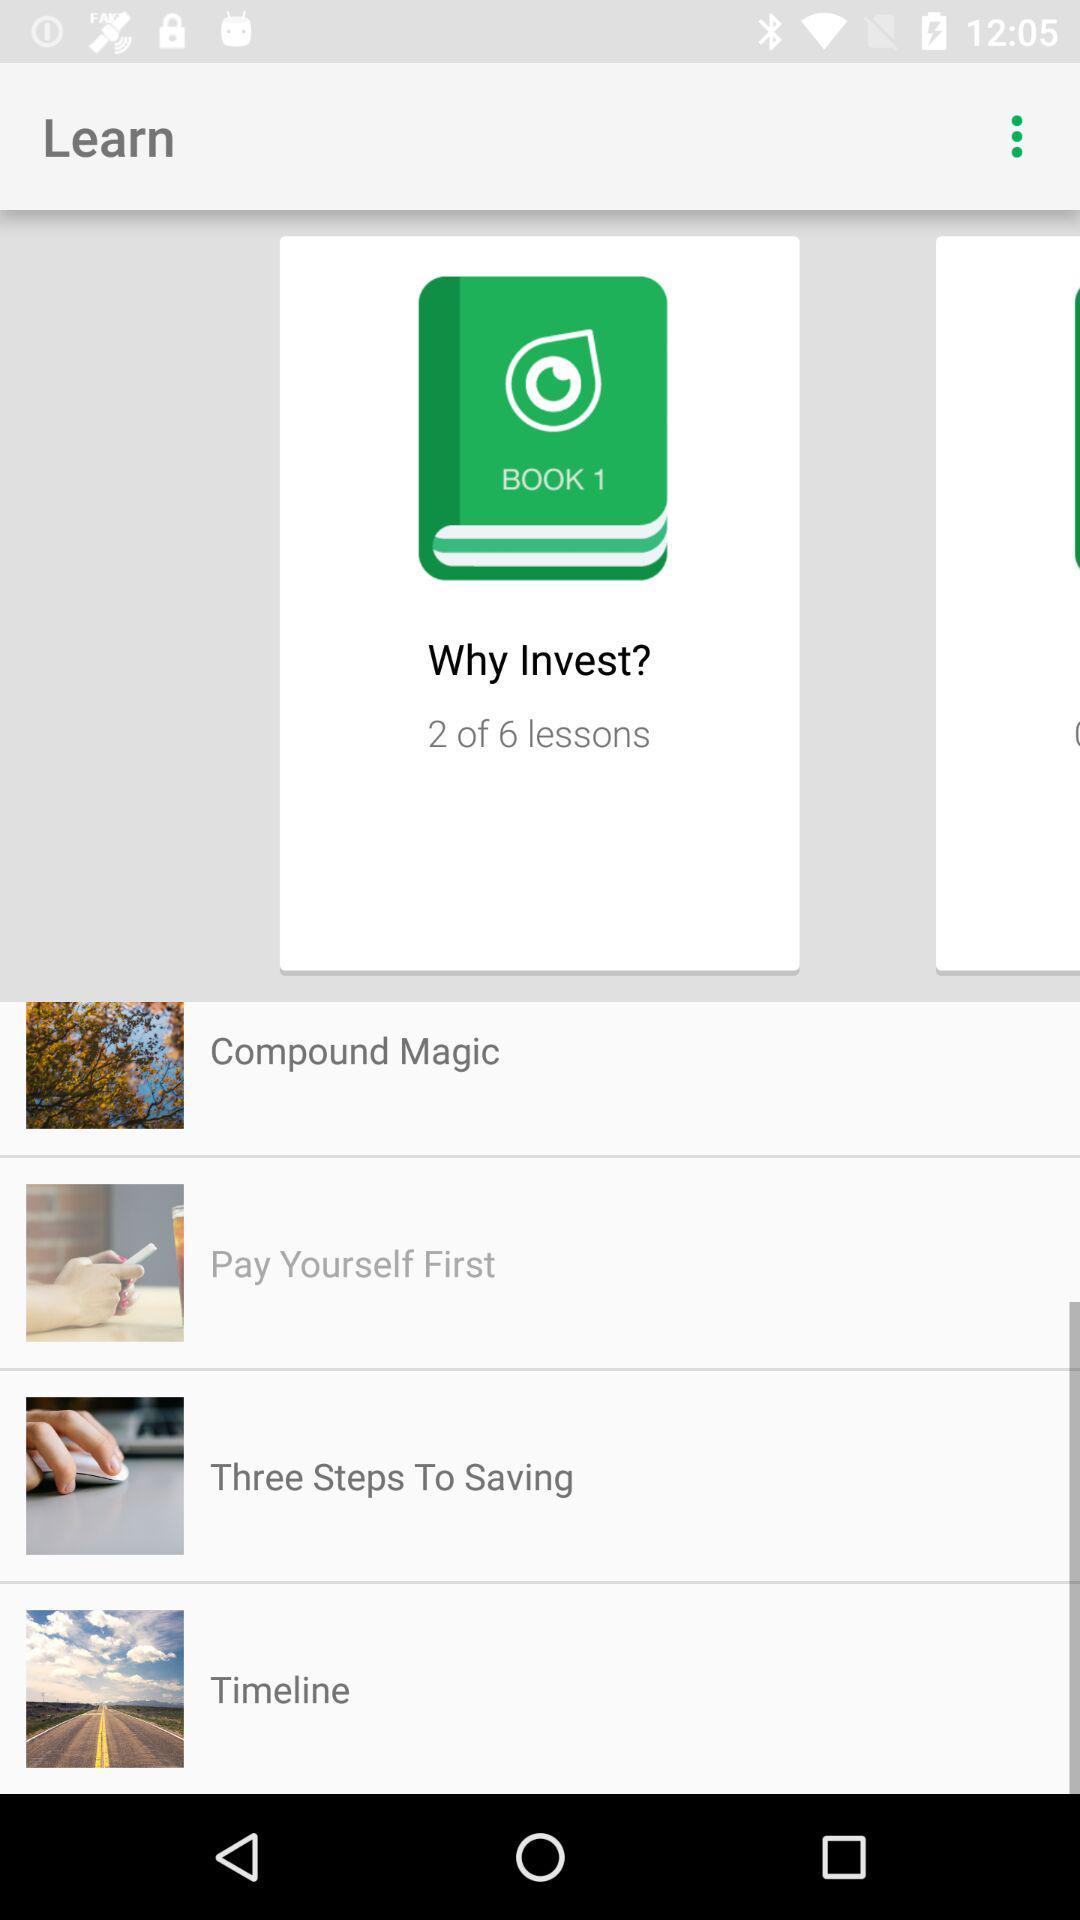 This screenshot has width=1080, height=1920. I want to click on drop down menu, so click(1017, 135).